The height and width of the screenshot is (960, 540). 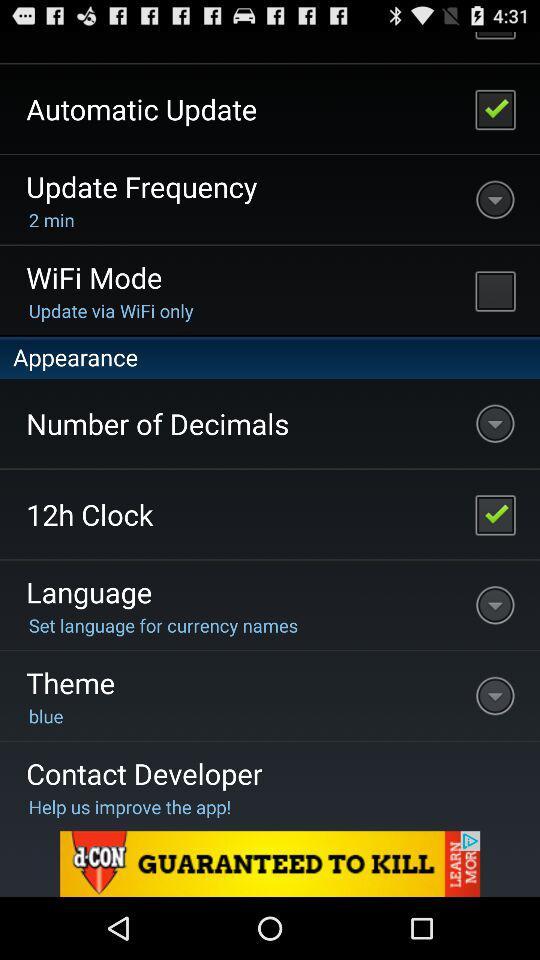 I want to click on for wifi updates only, so click(x=494, y=289).